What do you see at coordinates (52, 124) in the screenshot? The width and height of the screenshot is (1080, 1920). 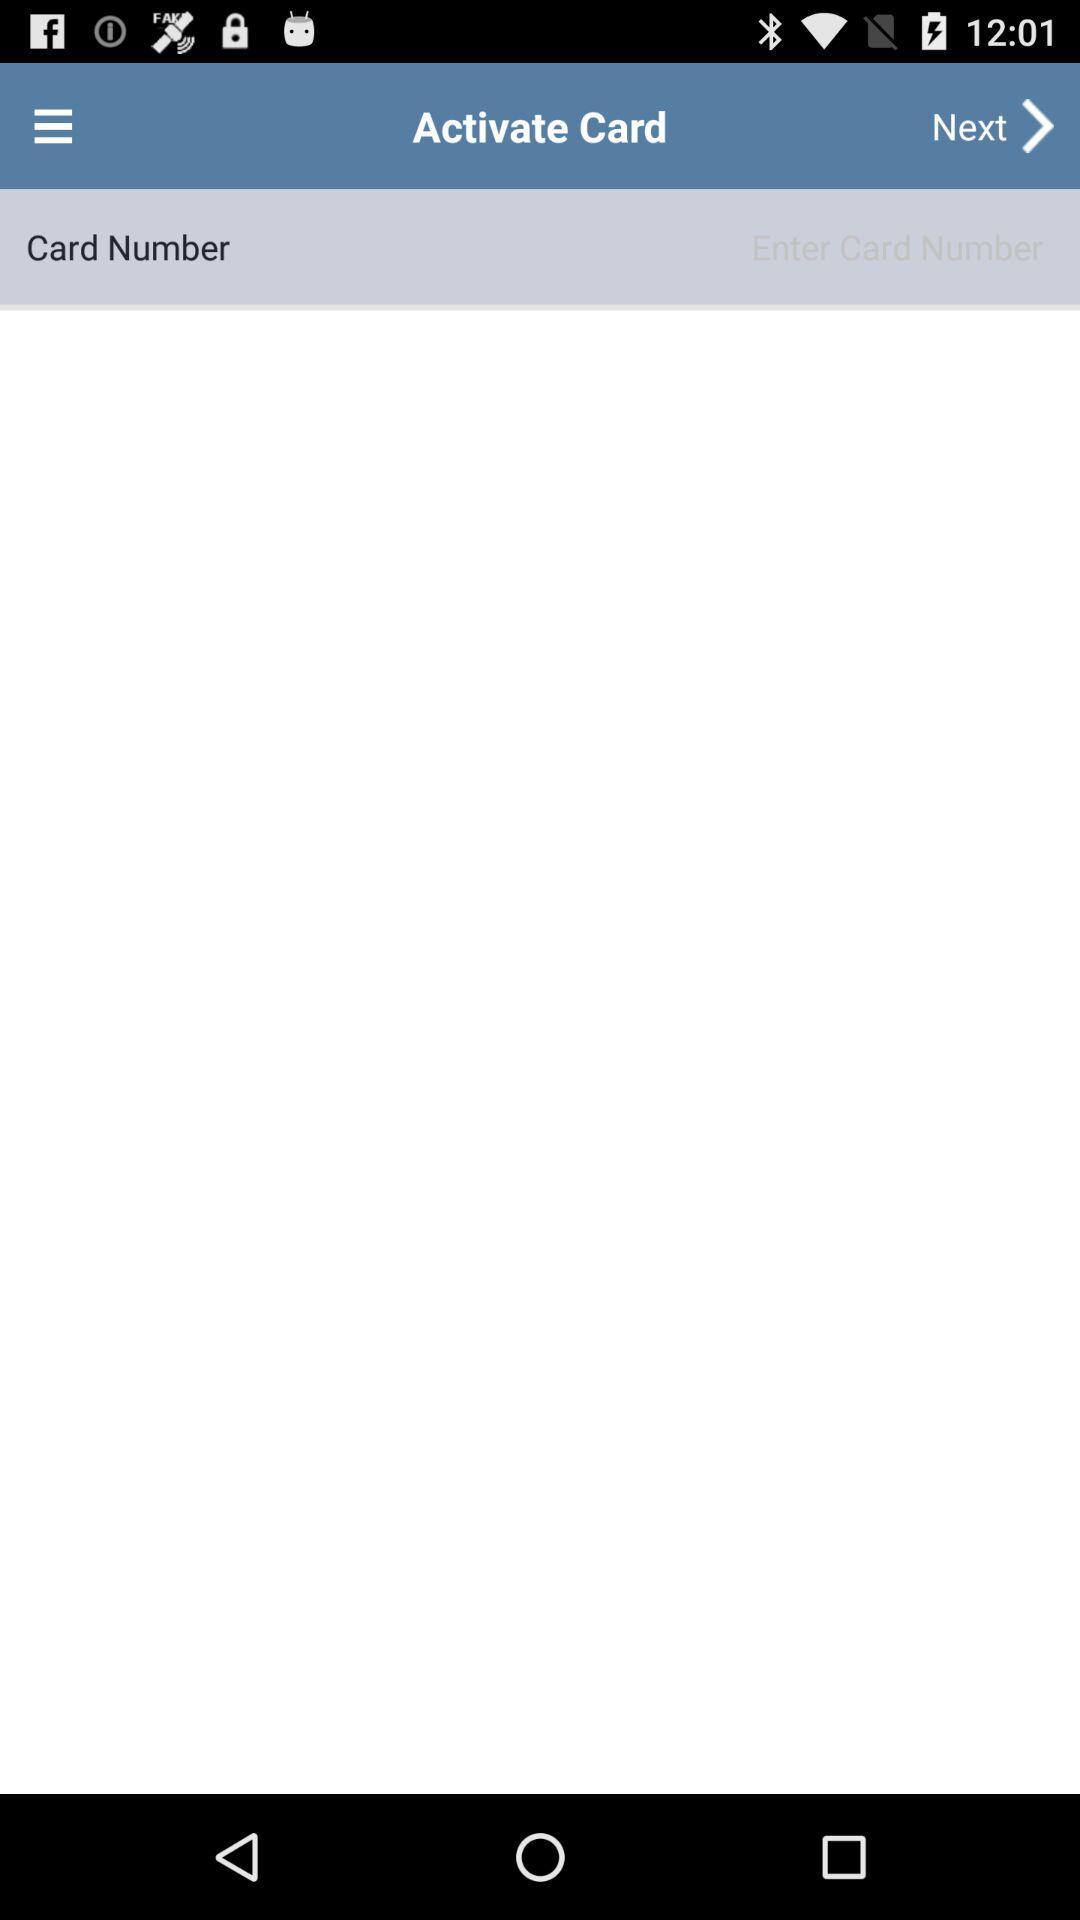 I see `expand contents` at bounding box center [52, 124].